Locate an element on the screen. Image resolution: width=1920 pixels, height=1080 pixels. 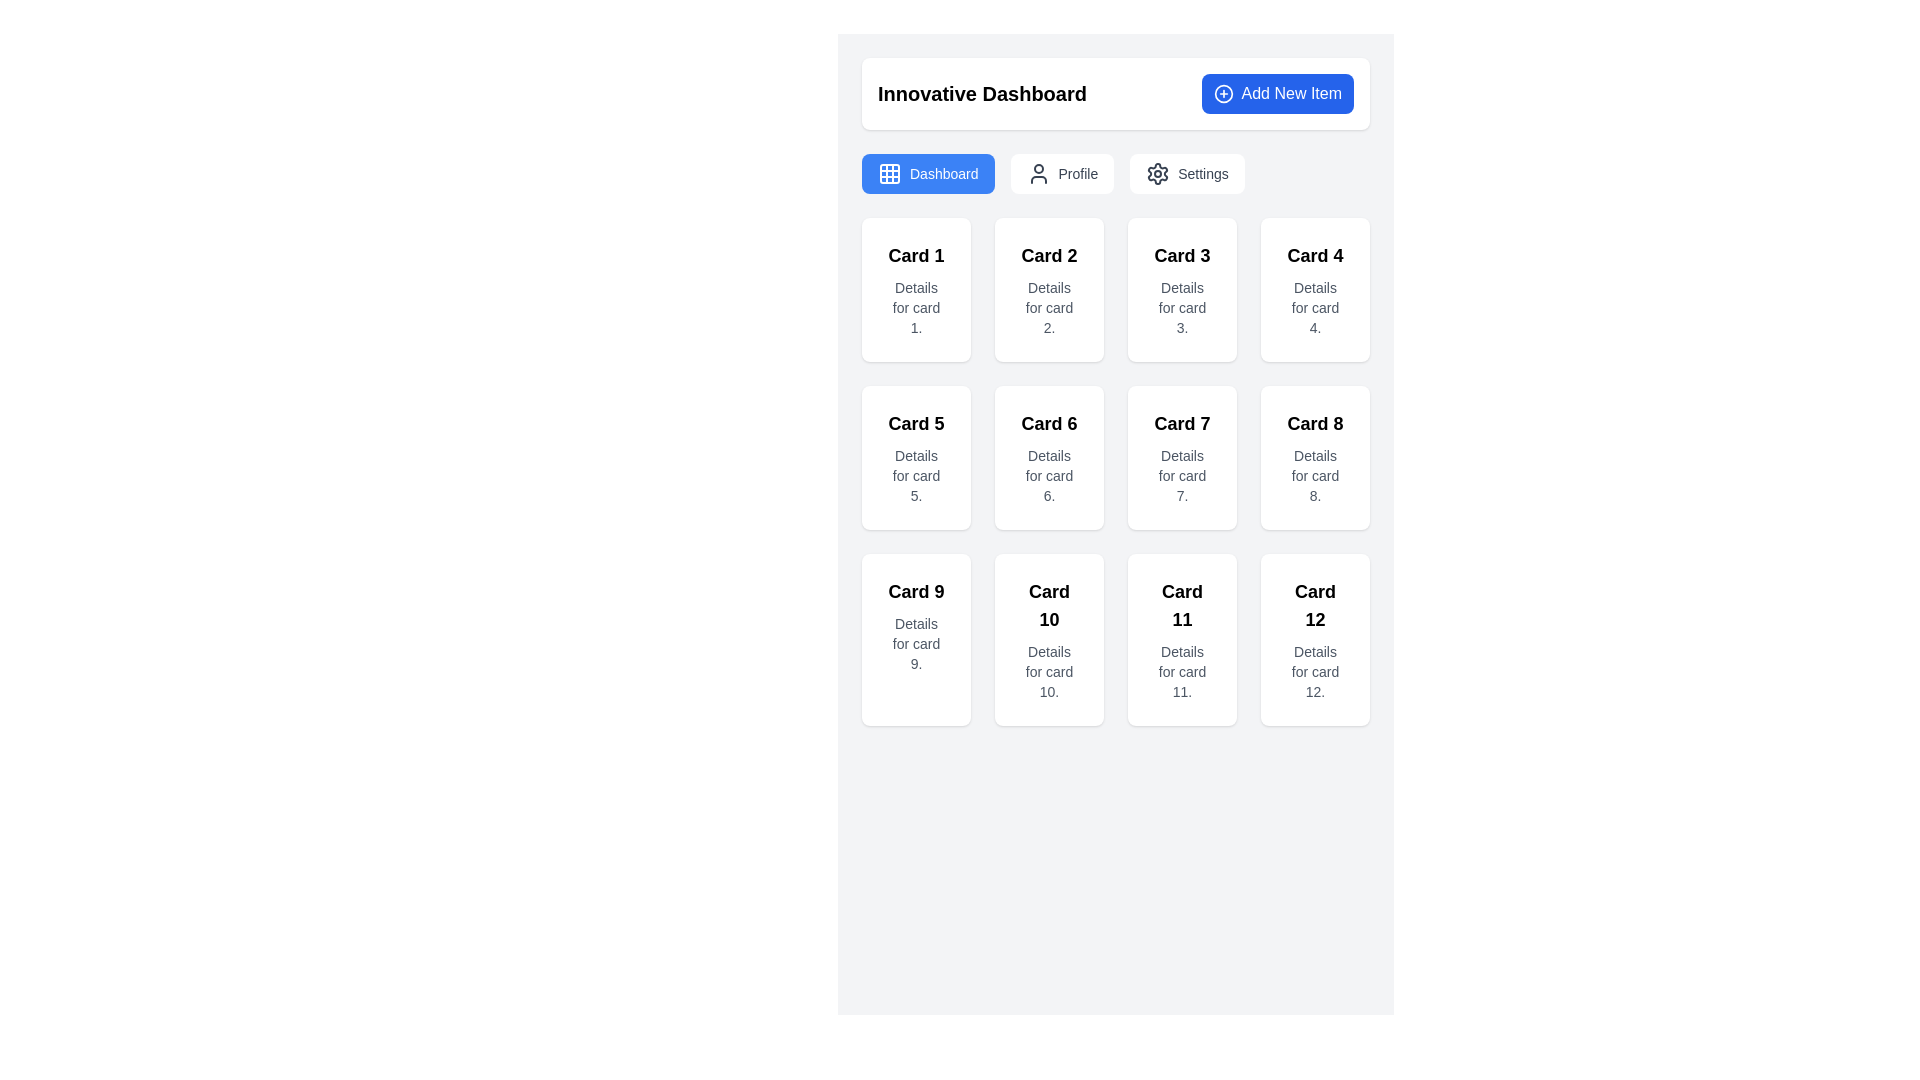
the text label displaying 'Details for card 11.' located at the bottom of the 'Card 11' card is located at coordinates (1182, 671).